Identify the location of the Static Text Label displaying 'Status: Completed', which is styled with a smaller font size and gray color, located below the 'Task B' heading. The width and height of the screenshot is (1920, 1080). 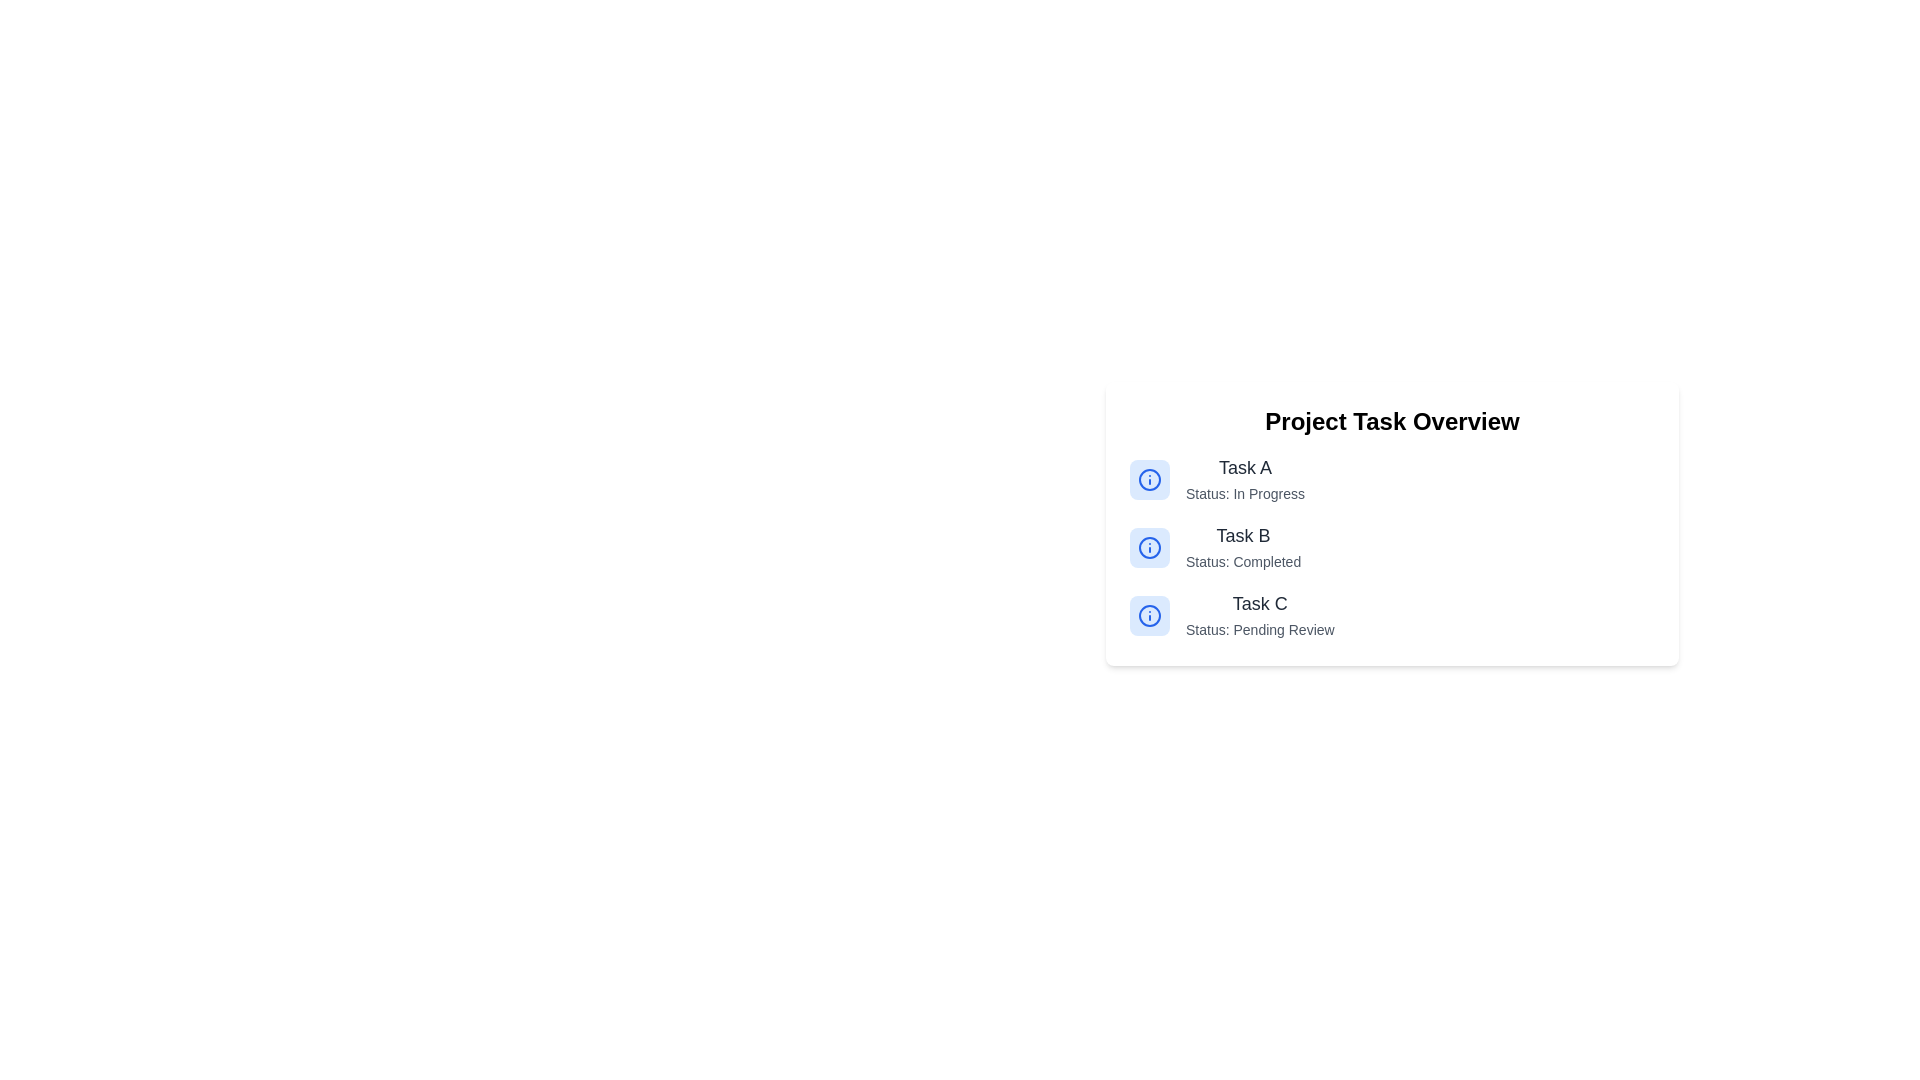
(1242, 562).